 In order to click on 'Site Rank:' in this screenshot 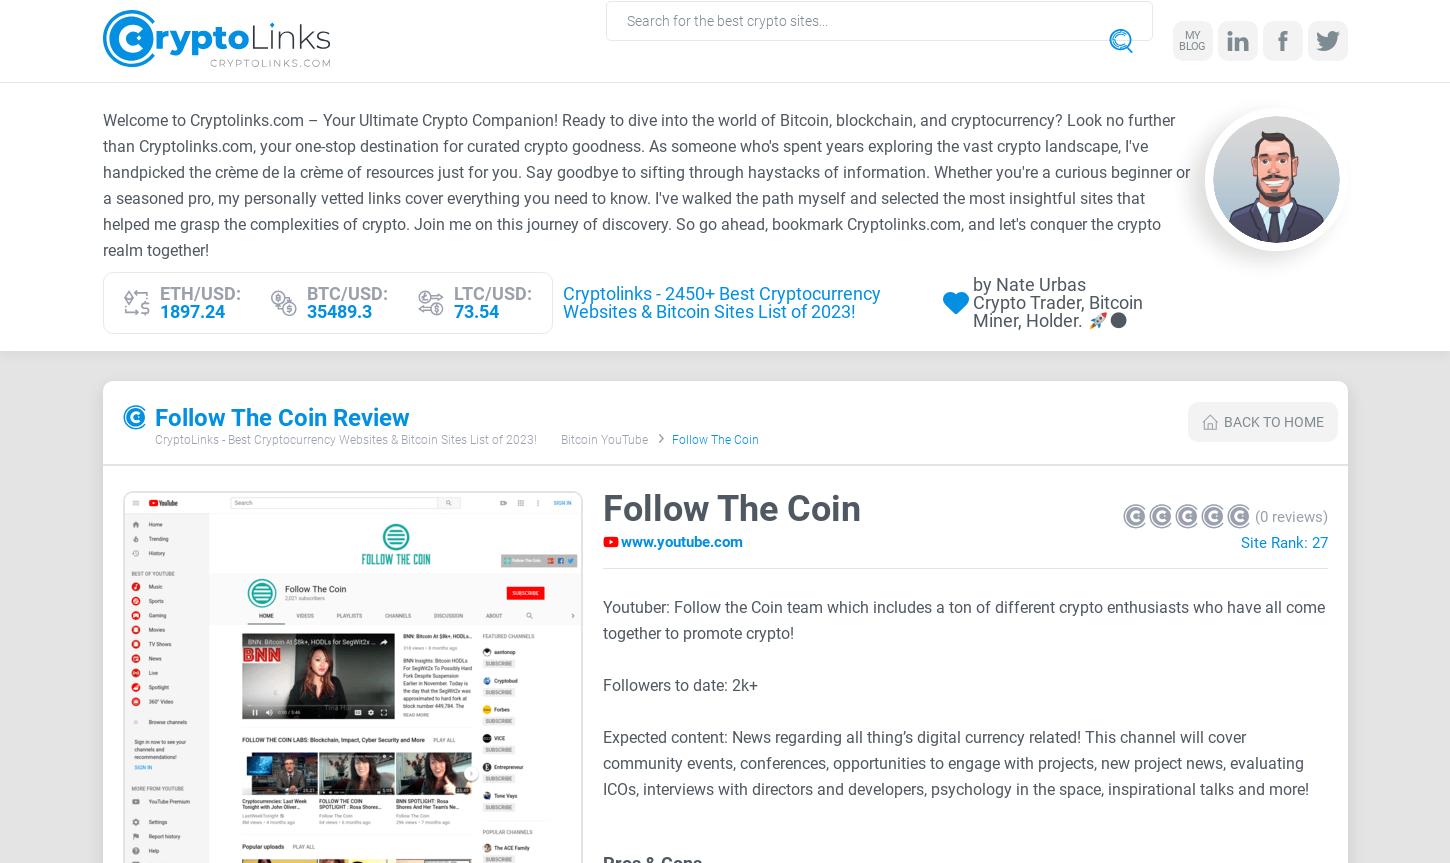, I will do `click(1275, 542)`.